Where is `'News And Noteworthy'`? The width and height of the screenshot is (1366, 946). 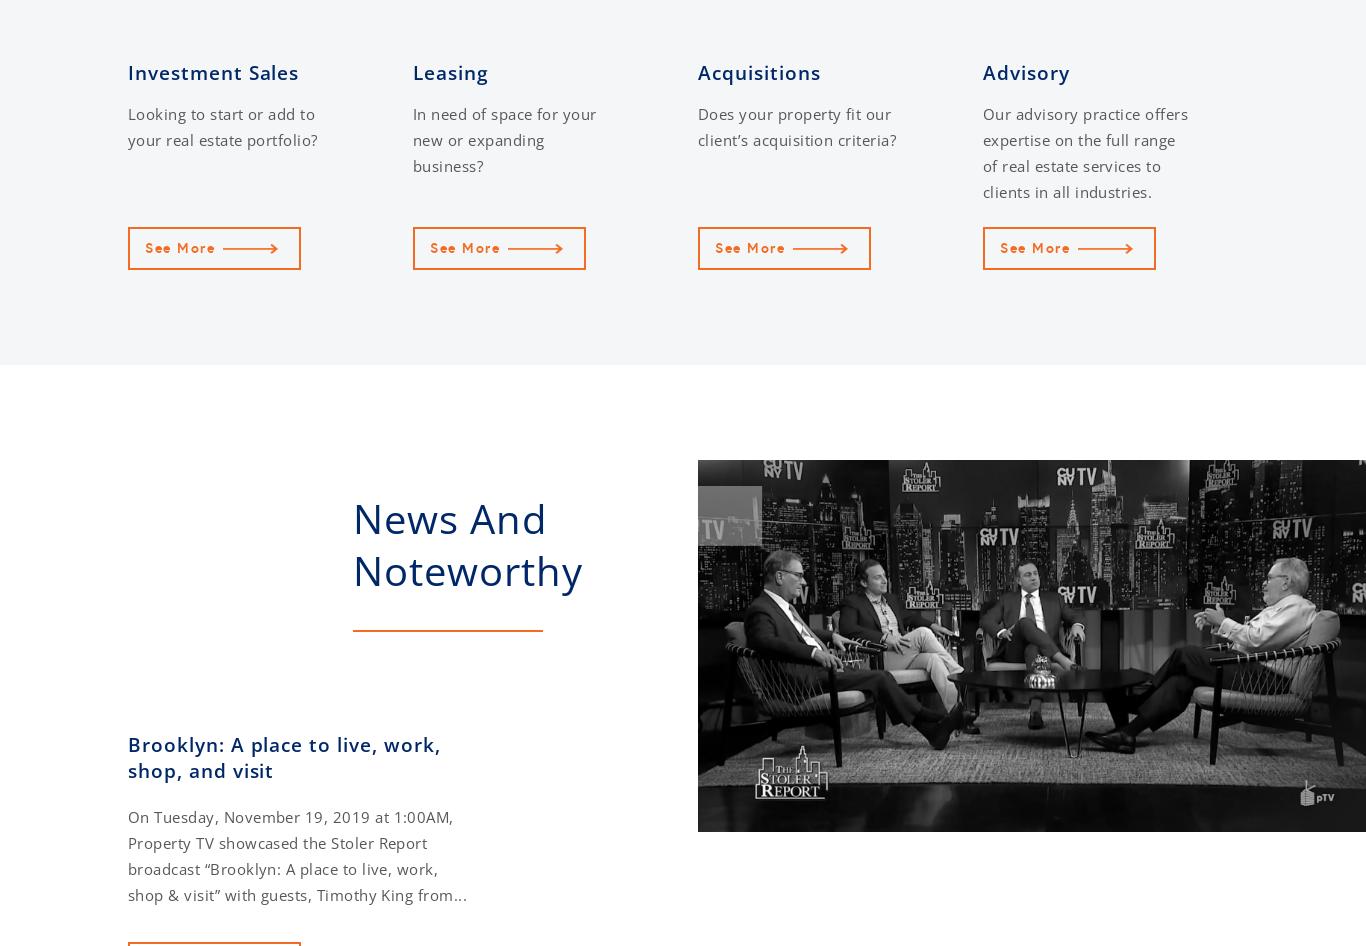
'News And Noteworthy' is located at coordinates (467, 544).